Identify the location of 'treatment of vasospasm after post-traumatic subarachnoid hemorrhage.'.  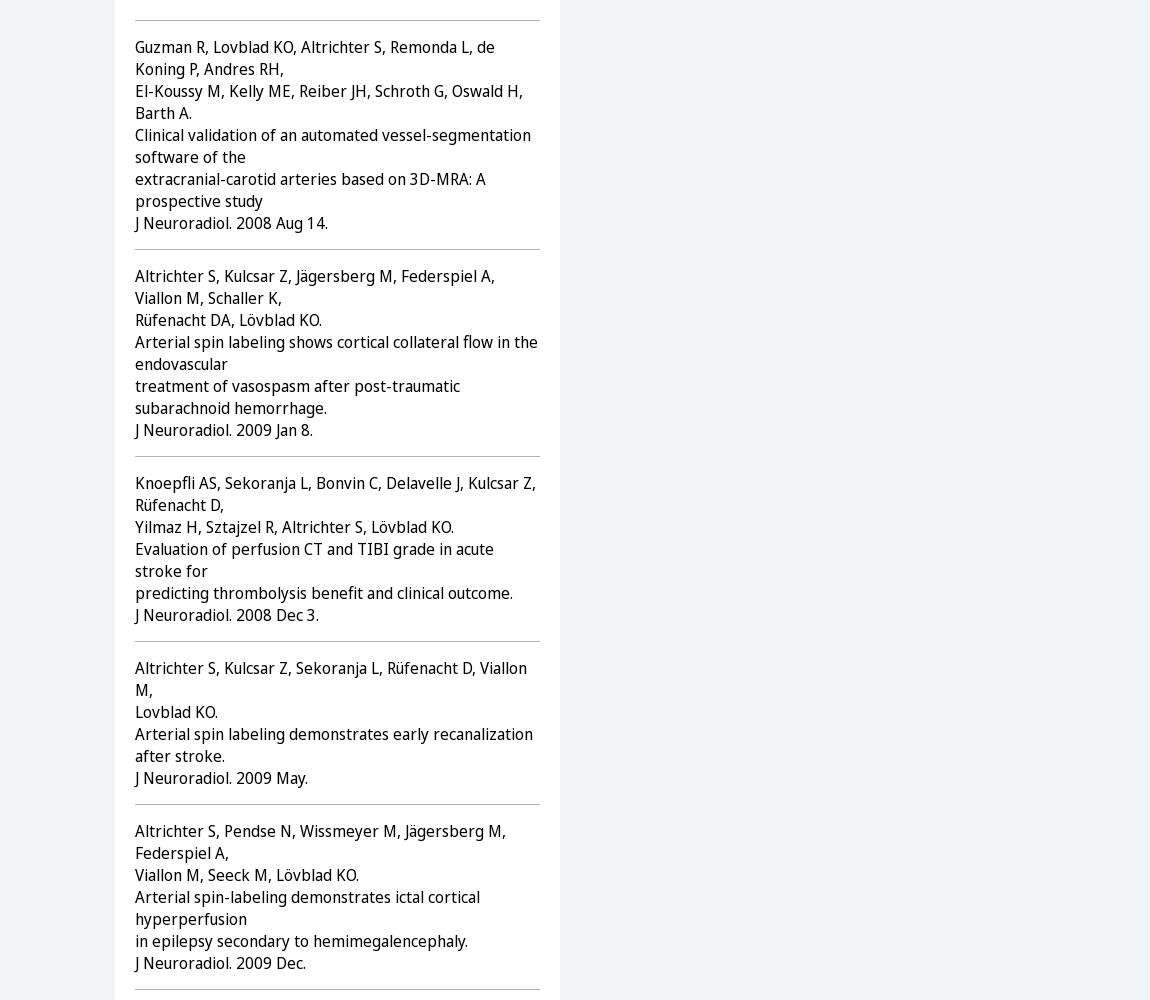
(297, 396).